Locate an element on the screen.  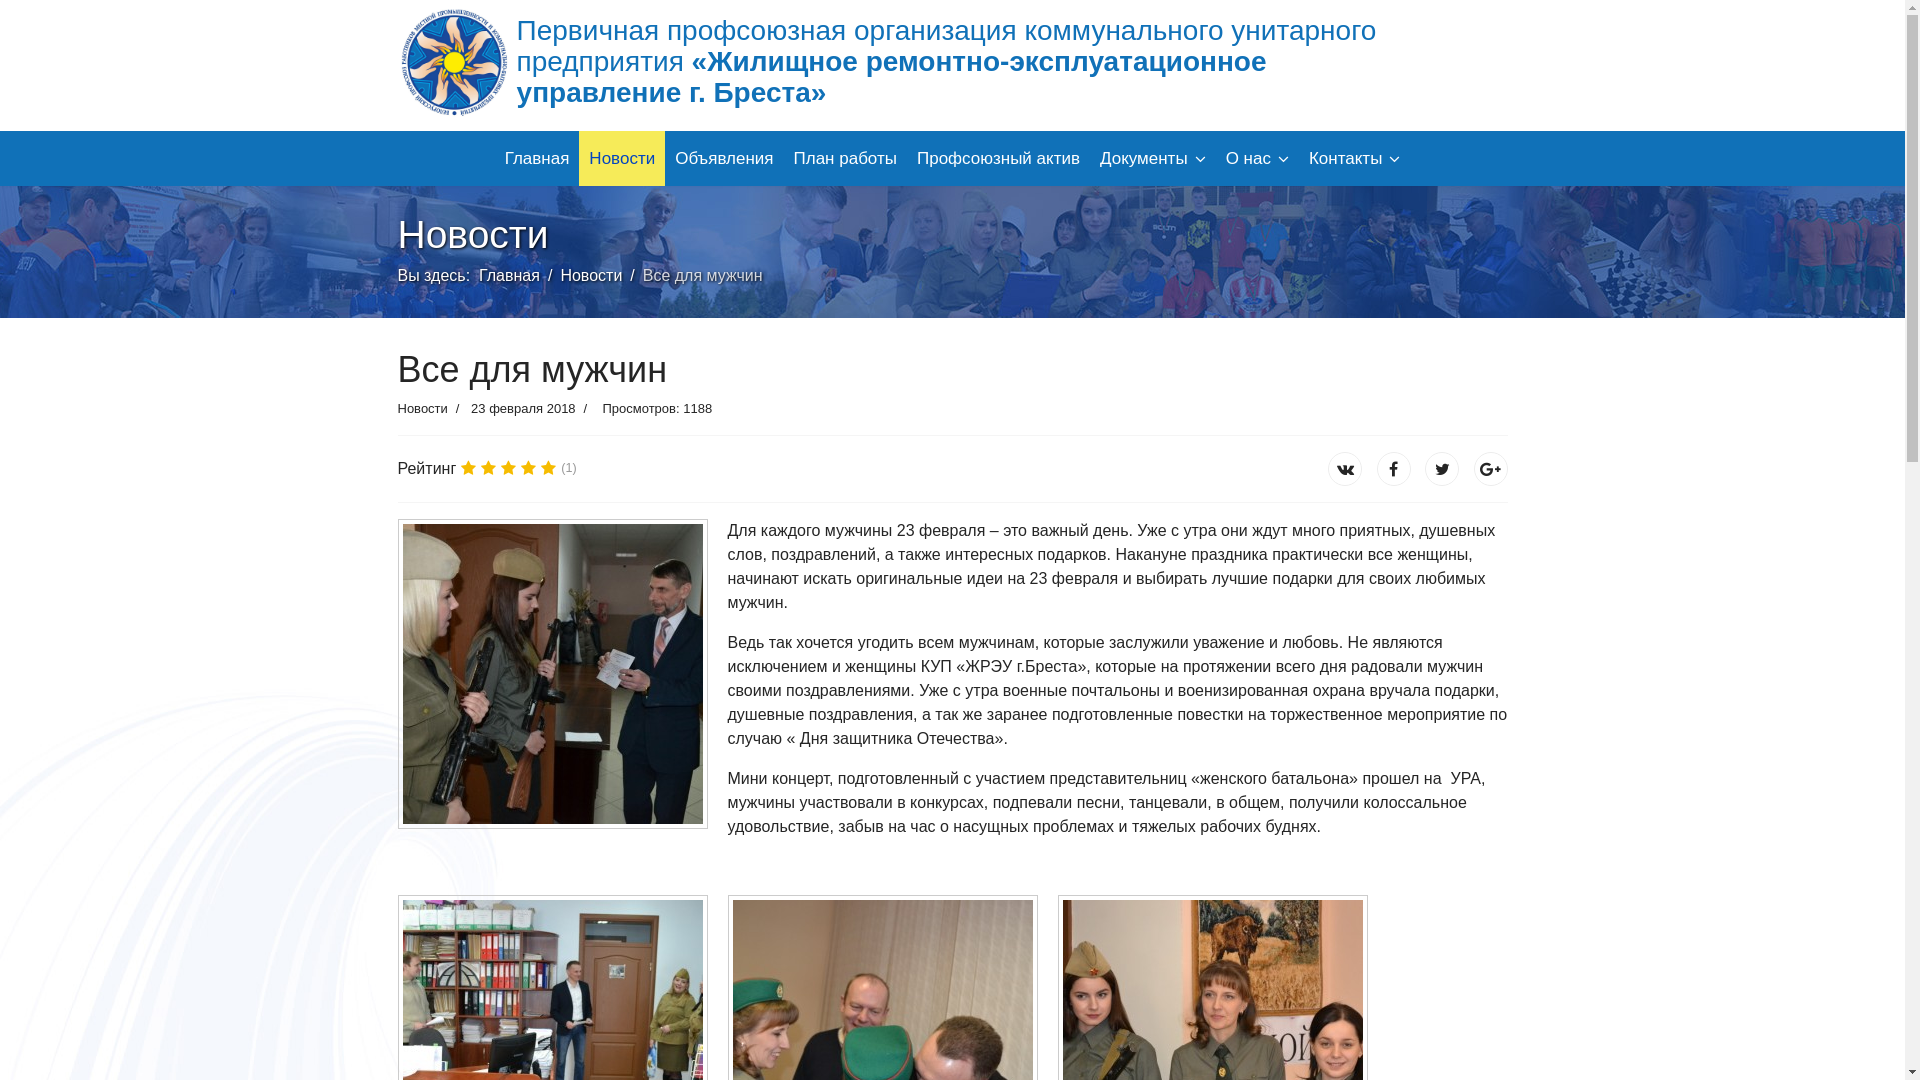
'Facebook' is located at coordinates (1344, 469).